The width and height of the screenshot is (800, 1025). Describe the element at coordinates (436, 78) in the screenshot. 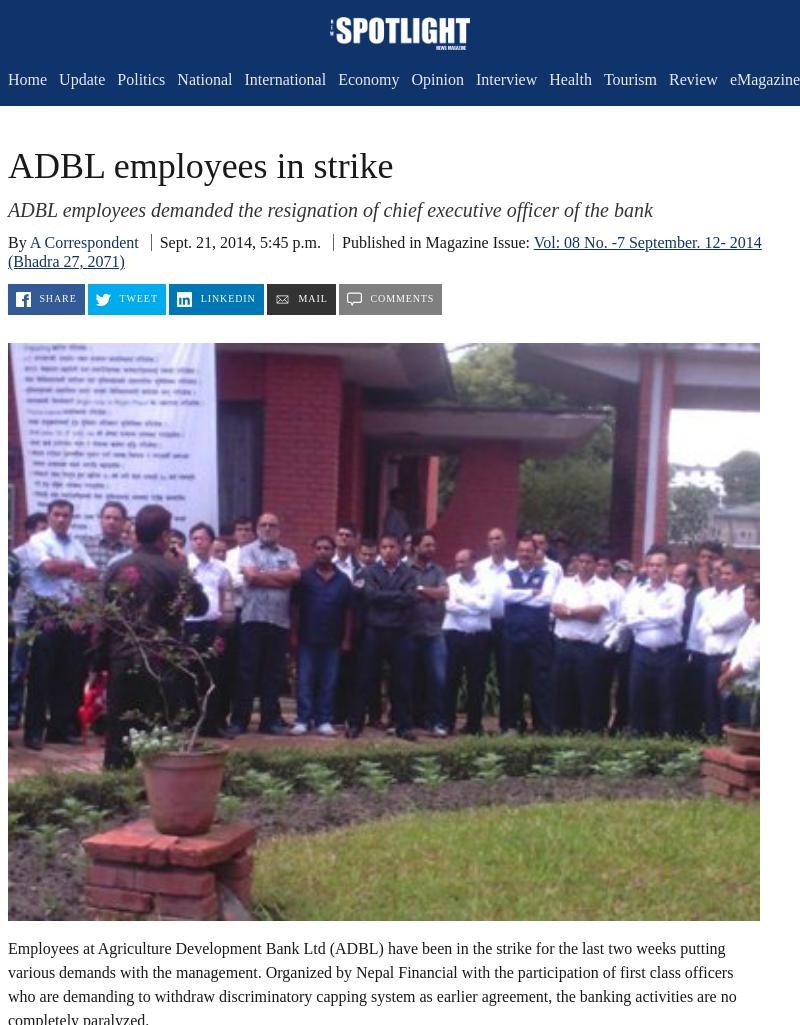

I see `'Opinion'` at that location.